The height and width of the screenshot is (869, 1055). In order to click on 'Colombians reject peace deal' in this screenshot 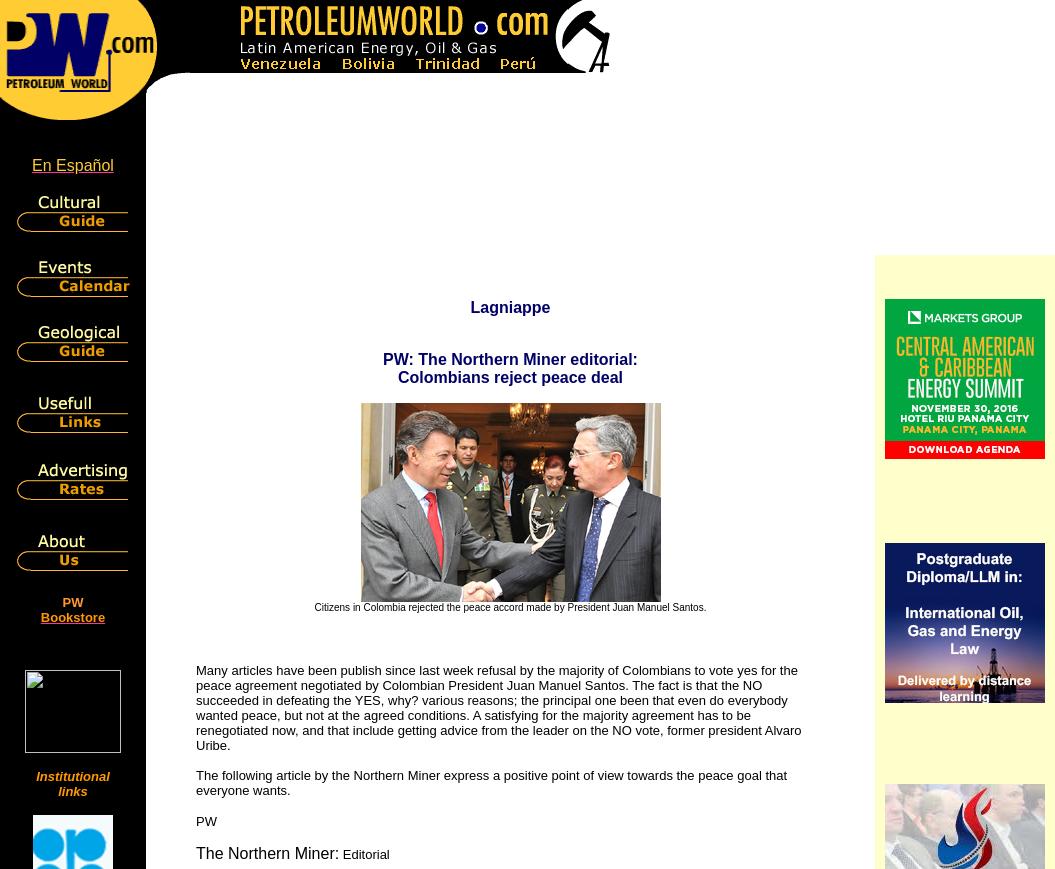, I will do `click(398, 376)`.